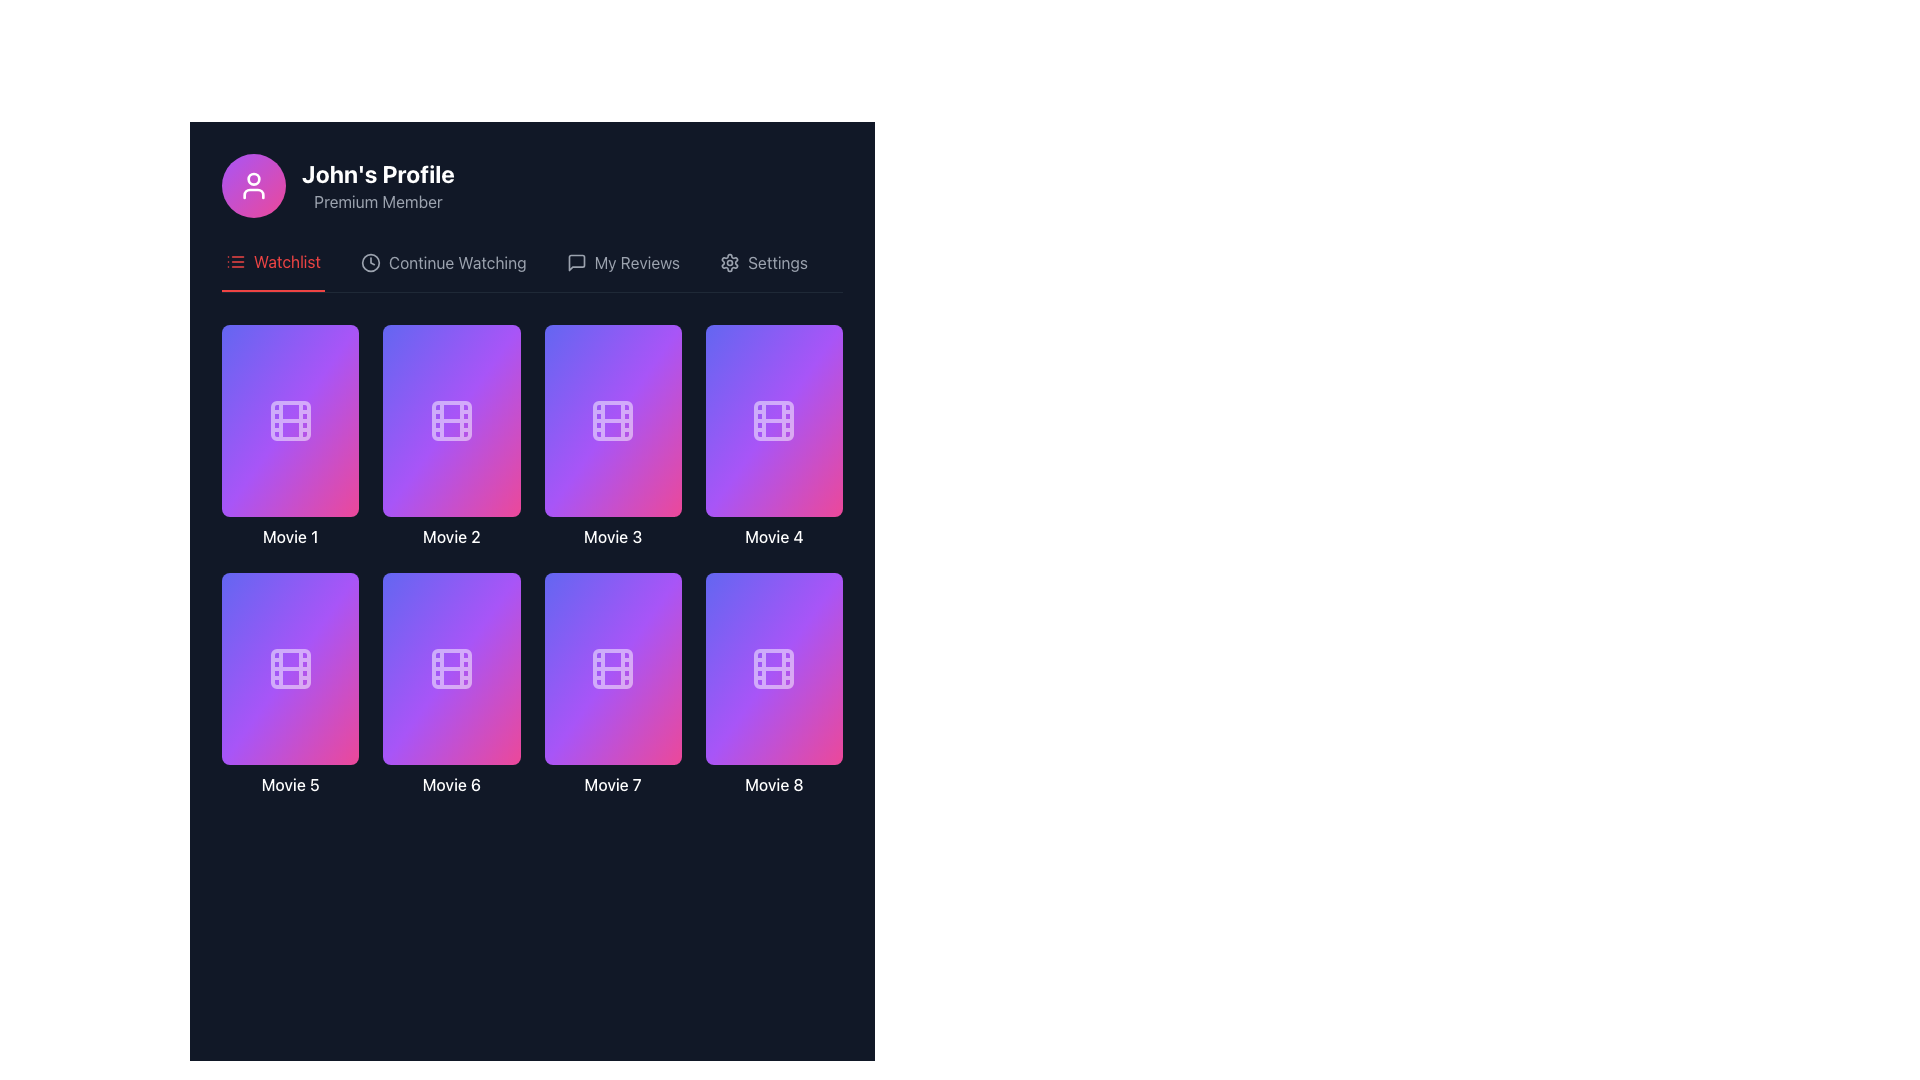 Image resolution: width=1920 pixels, height=1080 pixels. I want to click on the text label identifying the movie titled 'Movie 6', which is located at the bottom of the sixth movie tile in the grid display, so click(450, 784).